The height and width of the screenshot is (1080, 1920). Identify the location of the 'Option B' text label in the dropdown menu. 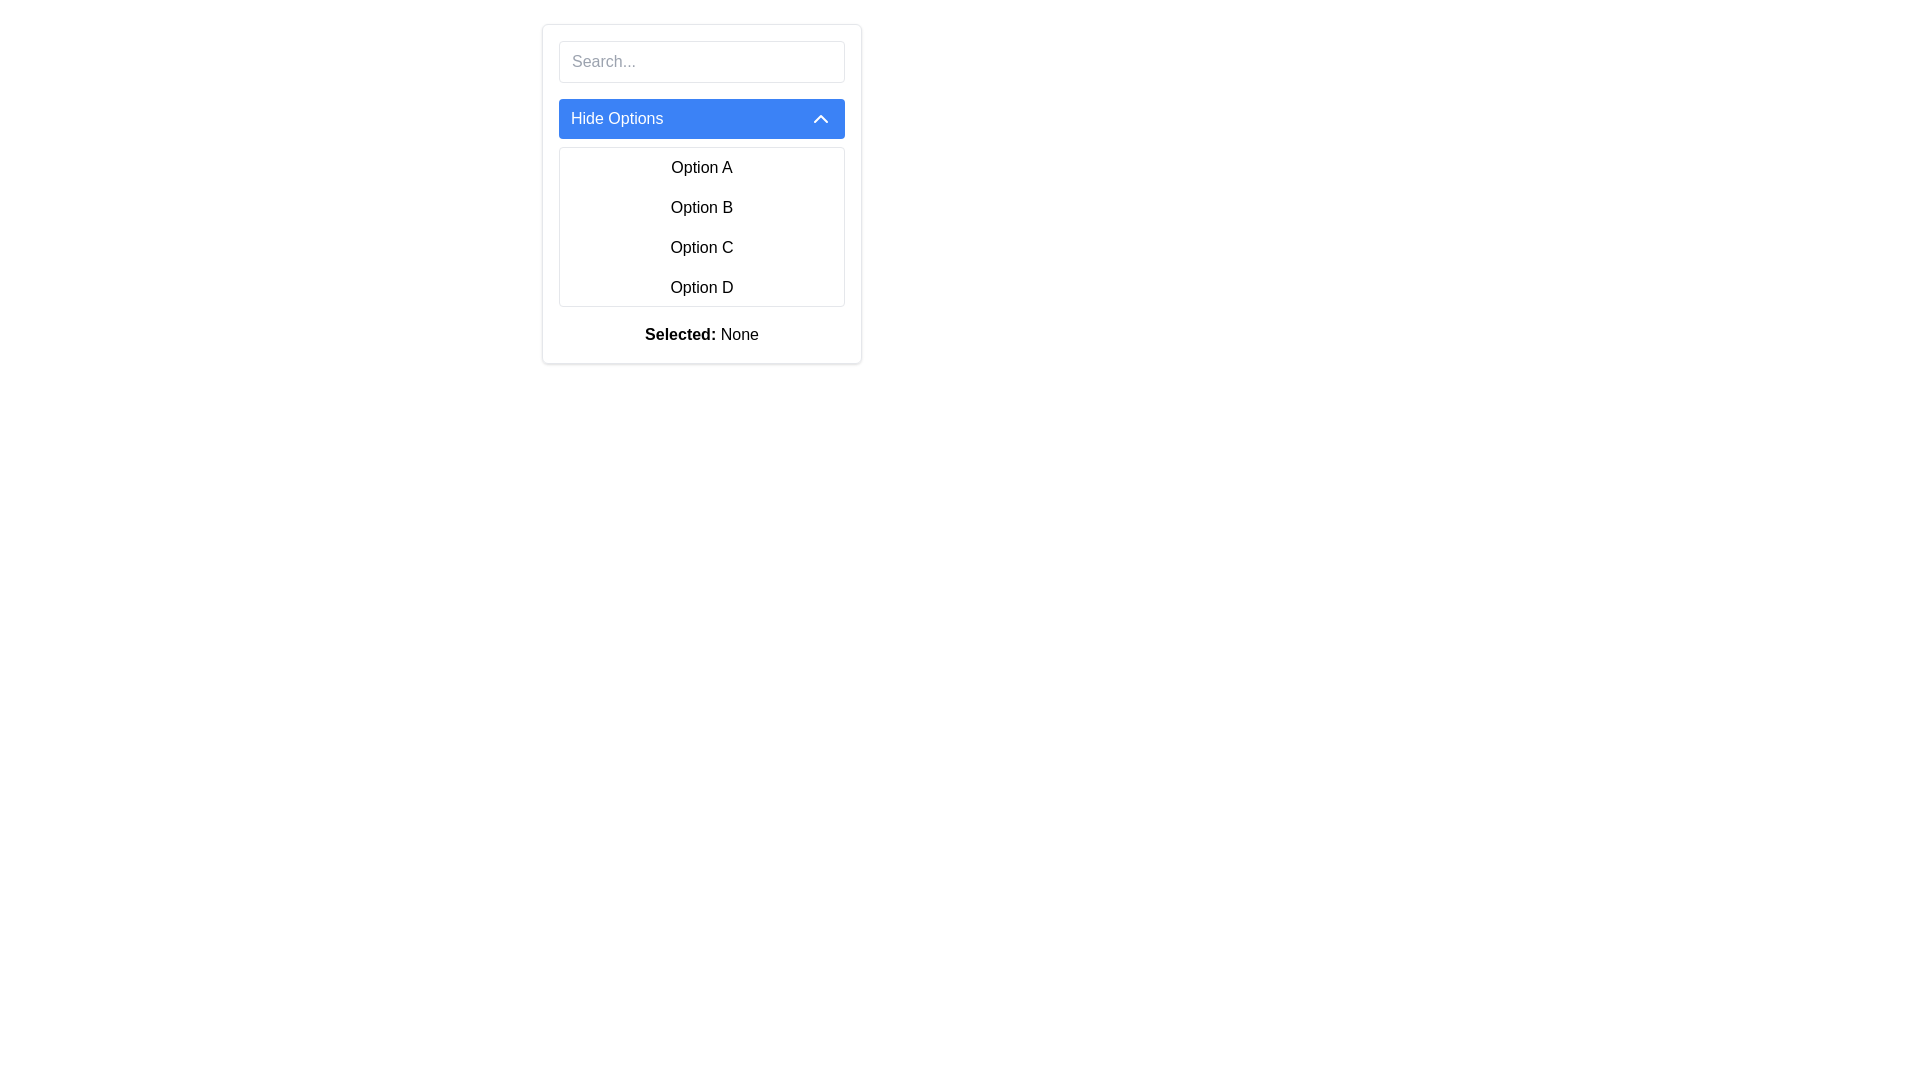
(701, 208).